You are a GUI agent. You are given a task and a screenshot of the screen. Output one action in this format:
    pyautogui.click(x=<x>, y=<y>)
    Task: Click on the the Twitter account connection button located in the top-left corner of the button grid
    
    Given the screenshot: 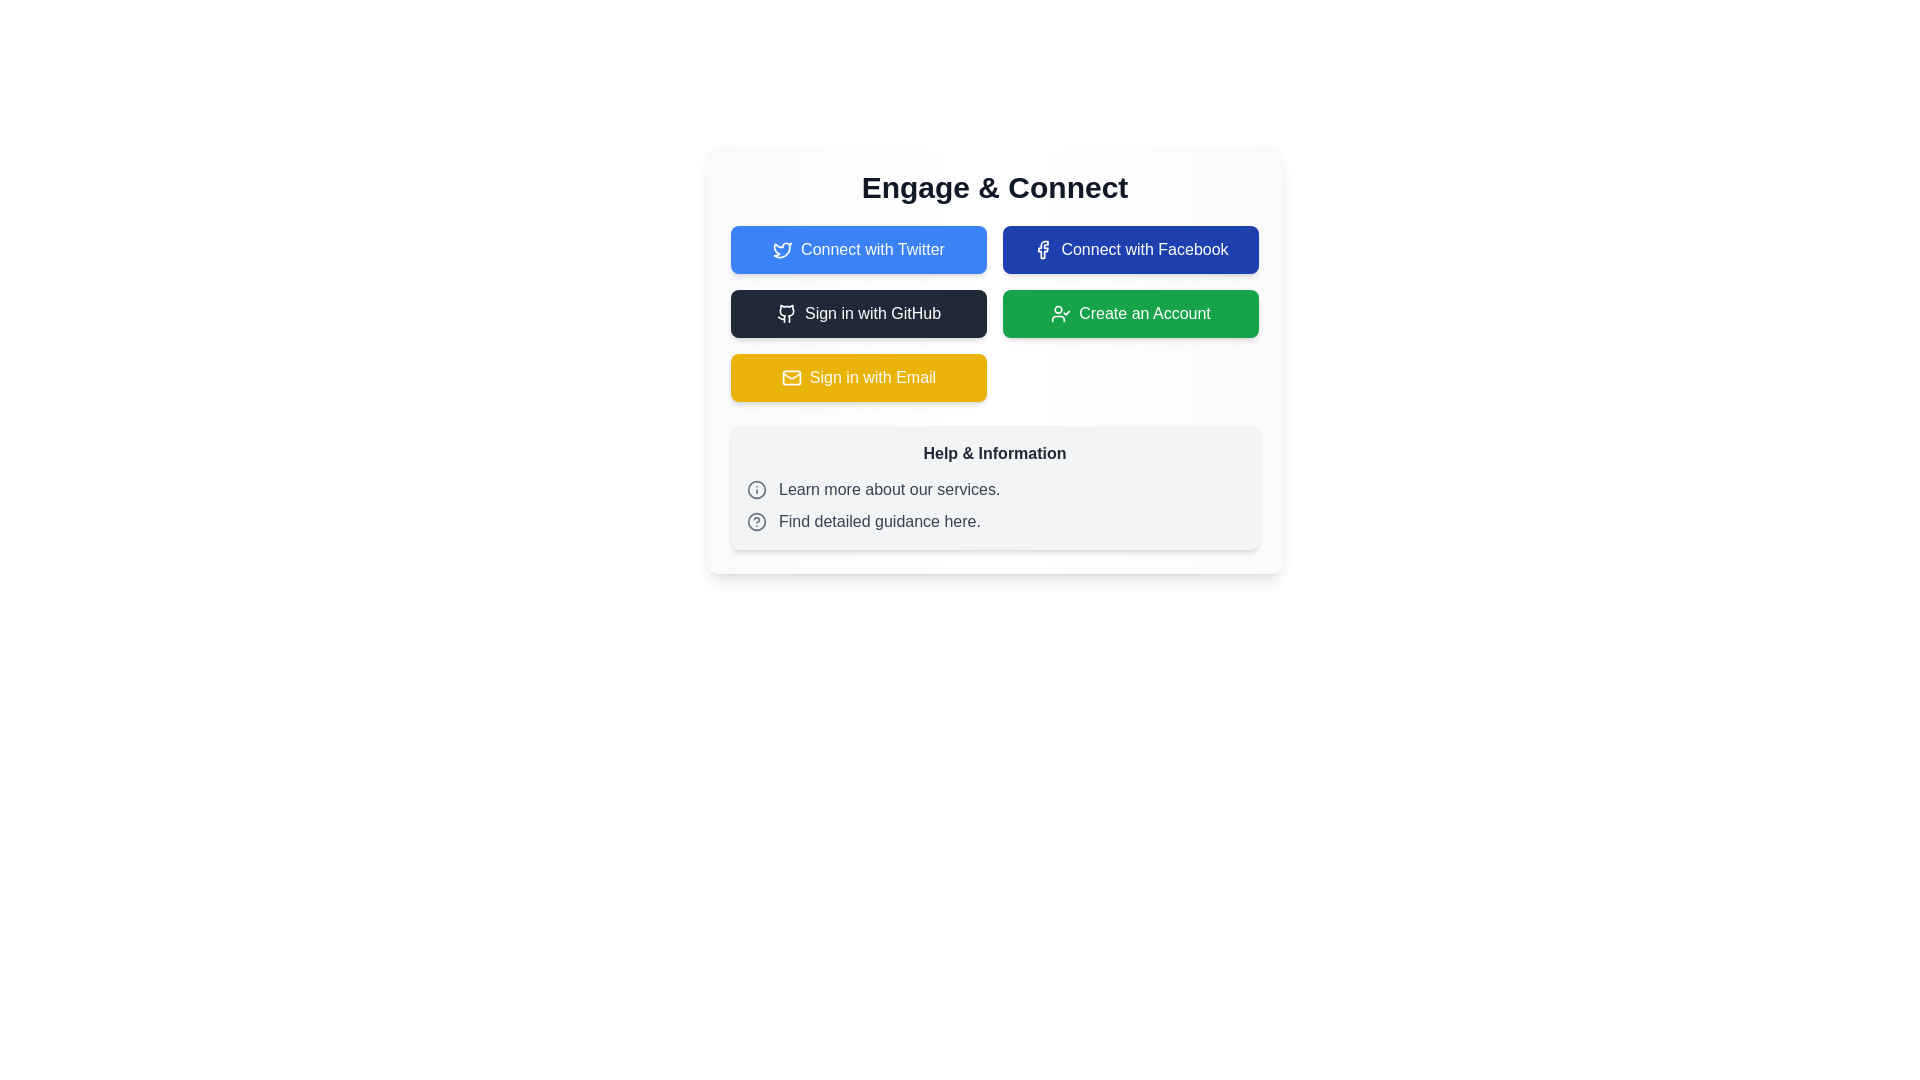 What is the action you would take?
    pyautogui.click(x=859, y=249)
    